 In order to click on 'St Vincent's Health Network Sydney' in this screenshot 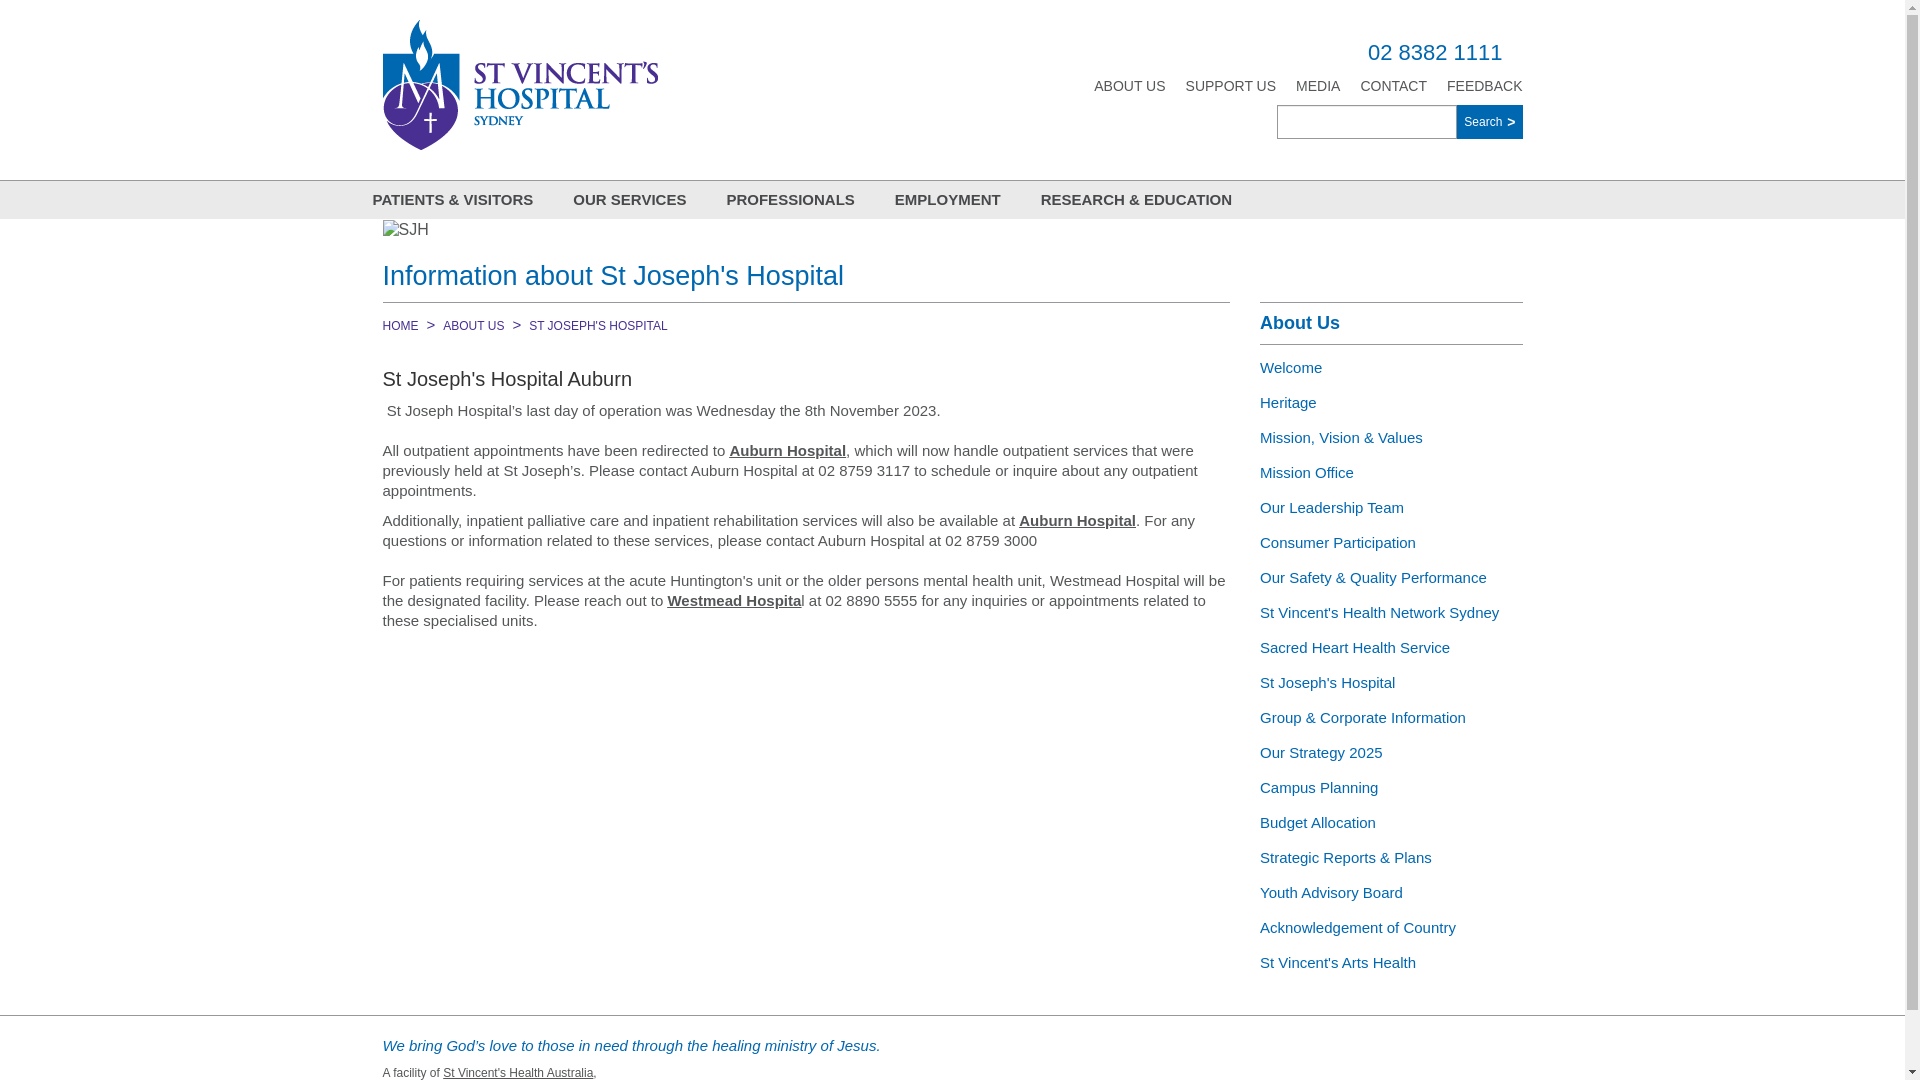, I will do `click(1390, 611)`.